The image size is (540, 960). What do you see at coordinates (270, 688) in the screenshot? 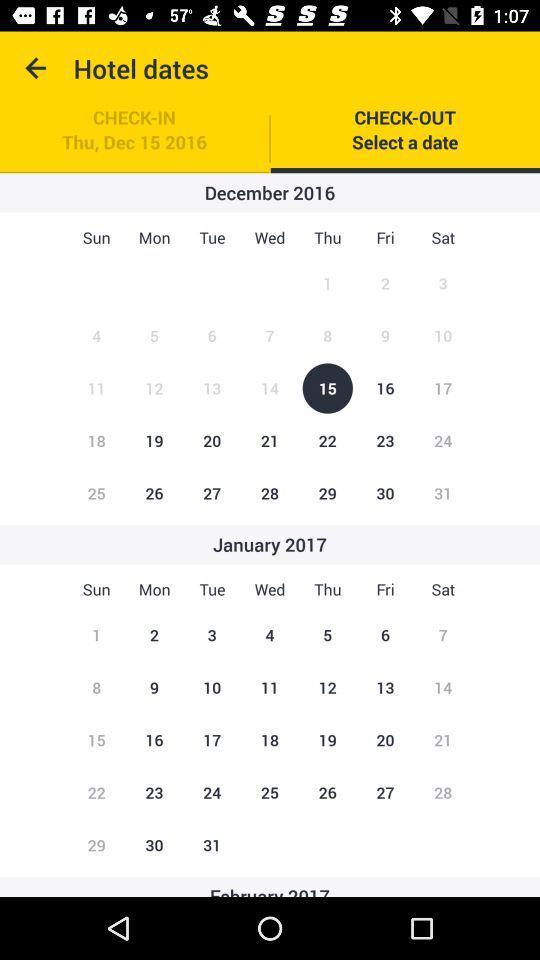
I see `the number 11 in january 2017` at bounding box center [270, 688].